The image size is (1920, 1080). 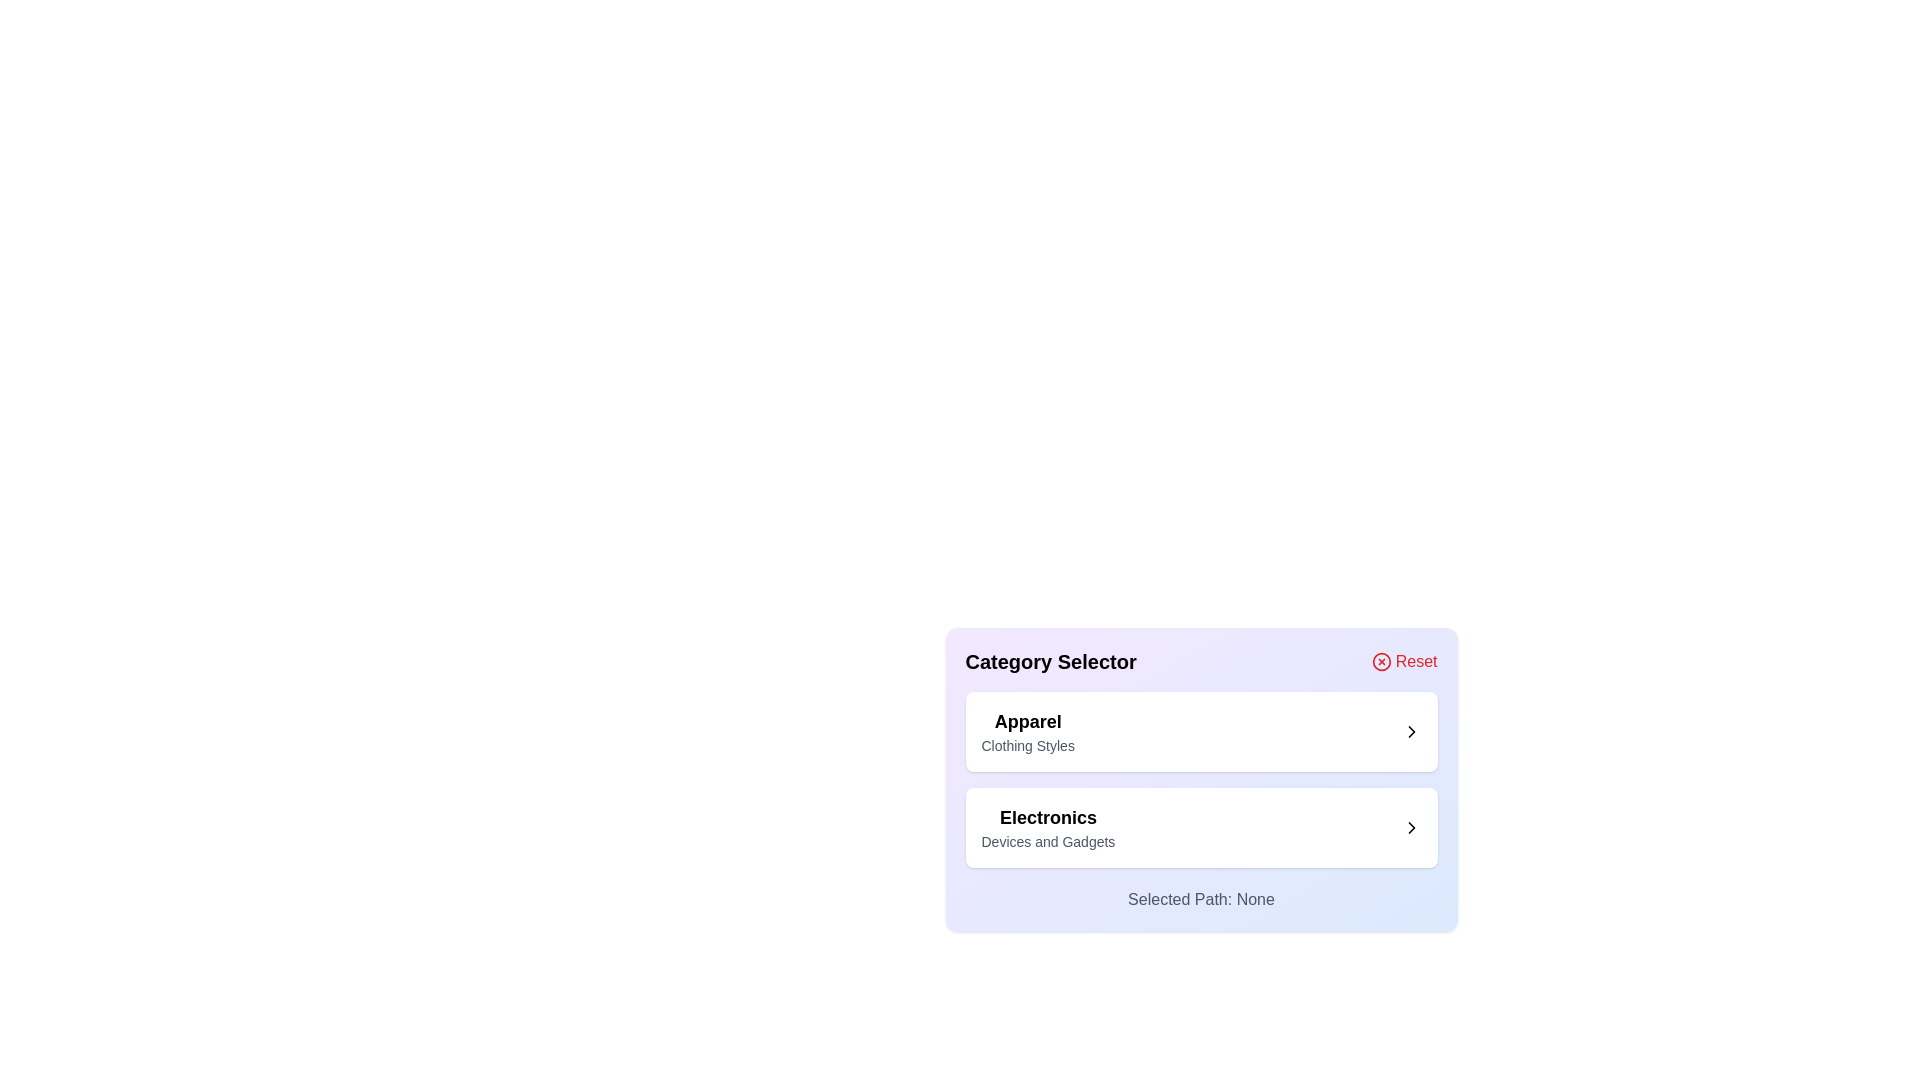 What do you see at coordinates (1410, 828) in the screenshot?
I see `the Chevron Right icon located at the far right of the 'Electronics' list item, which is styled as a right-pointing arrow within a smaller box` at bounding box center [1410, 828].